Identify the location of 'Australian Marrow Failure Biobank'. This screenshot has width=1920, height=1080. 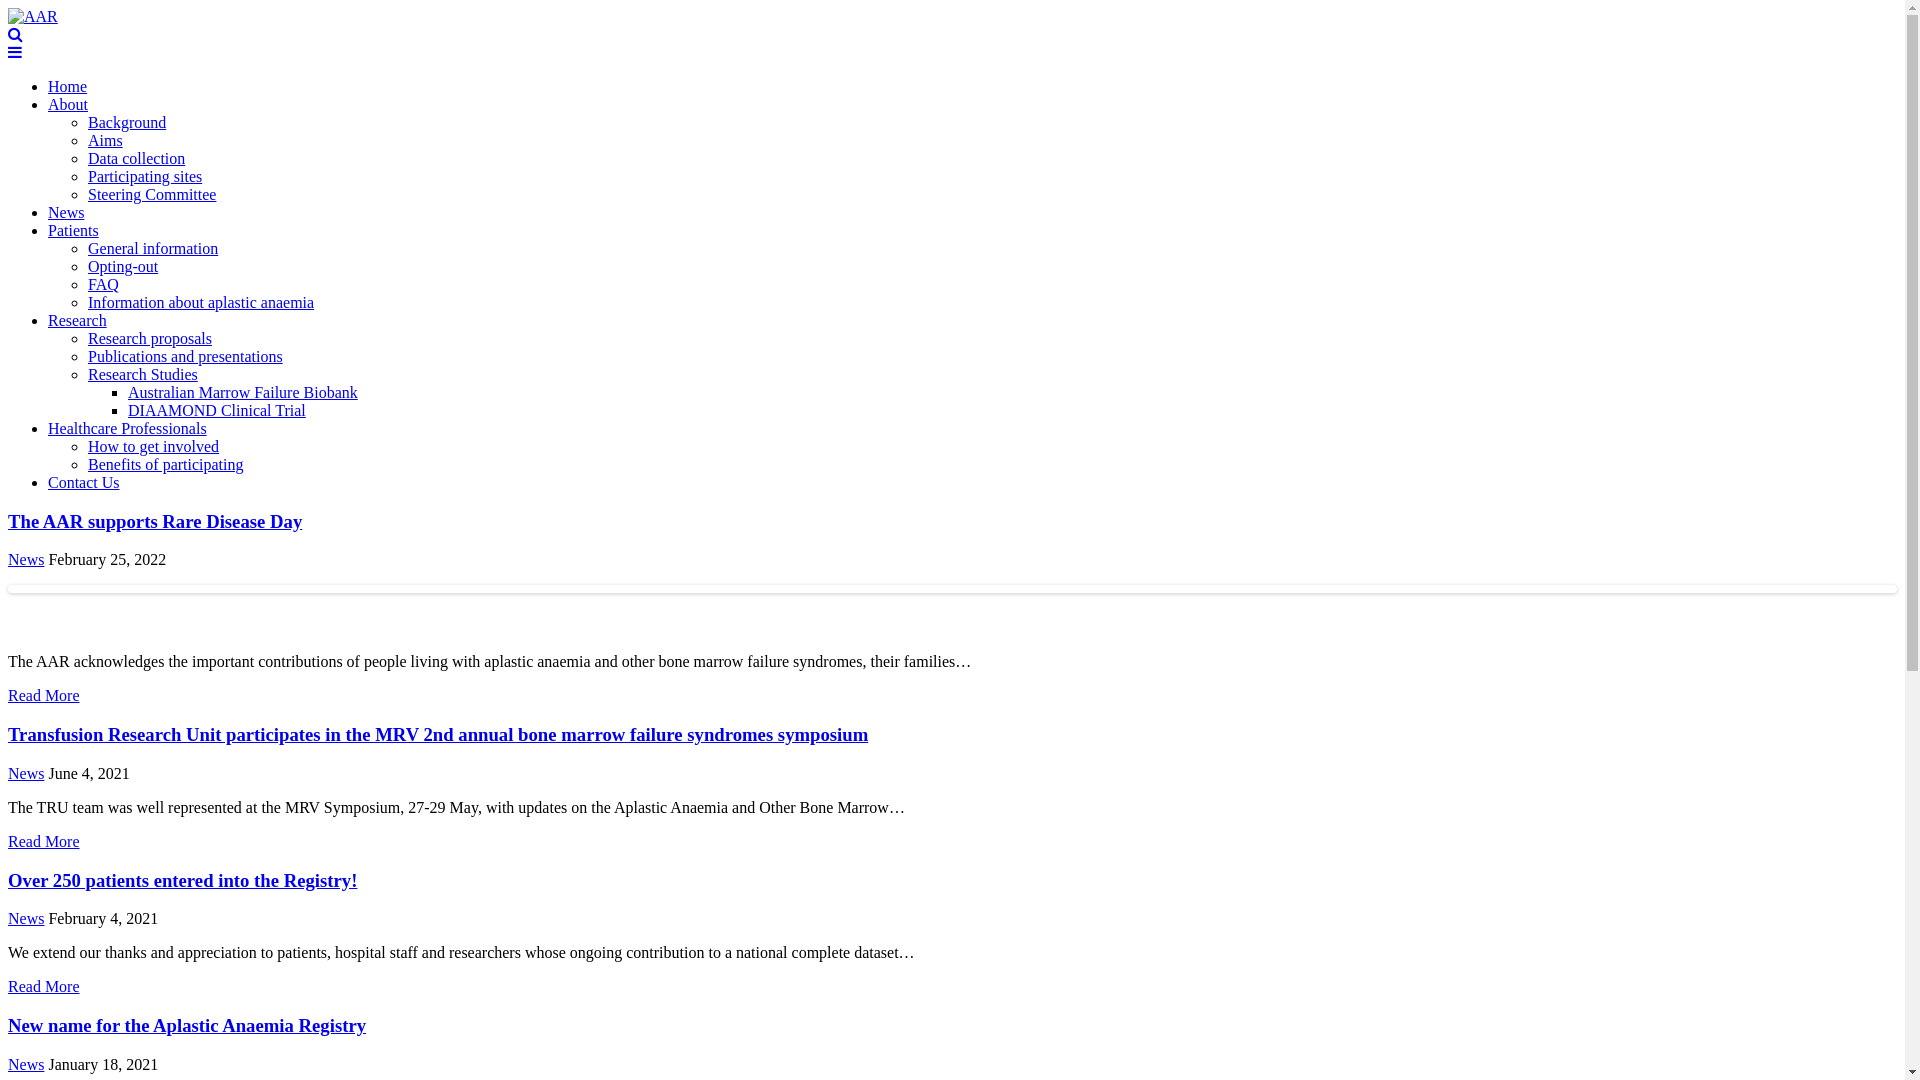
(242, 392).